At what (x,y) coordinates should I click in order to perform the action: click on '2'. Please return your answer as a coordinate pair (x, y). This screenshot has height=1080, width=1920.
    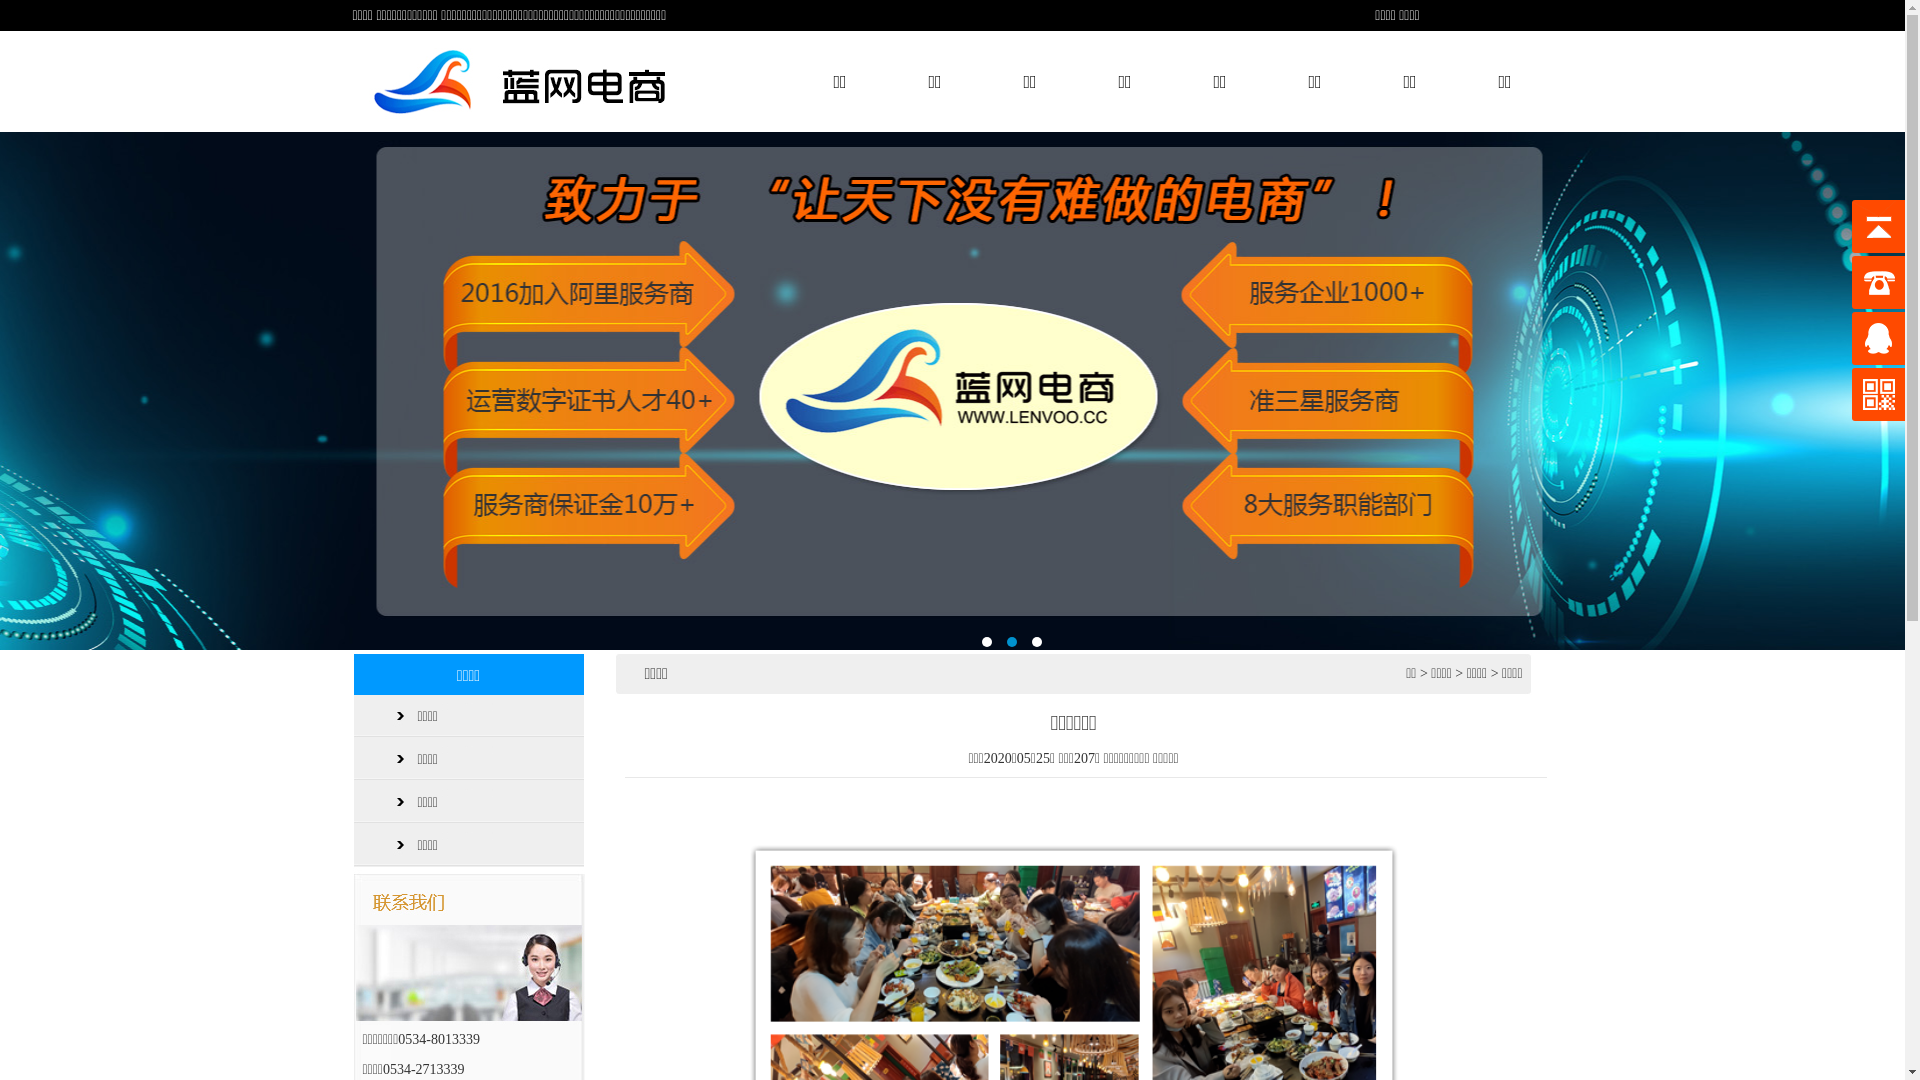
    Looking at the image, I should click on (1006, 641).